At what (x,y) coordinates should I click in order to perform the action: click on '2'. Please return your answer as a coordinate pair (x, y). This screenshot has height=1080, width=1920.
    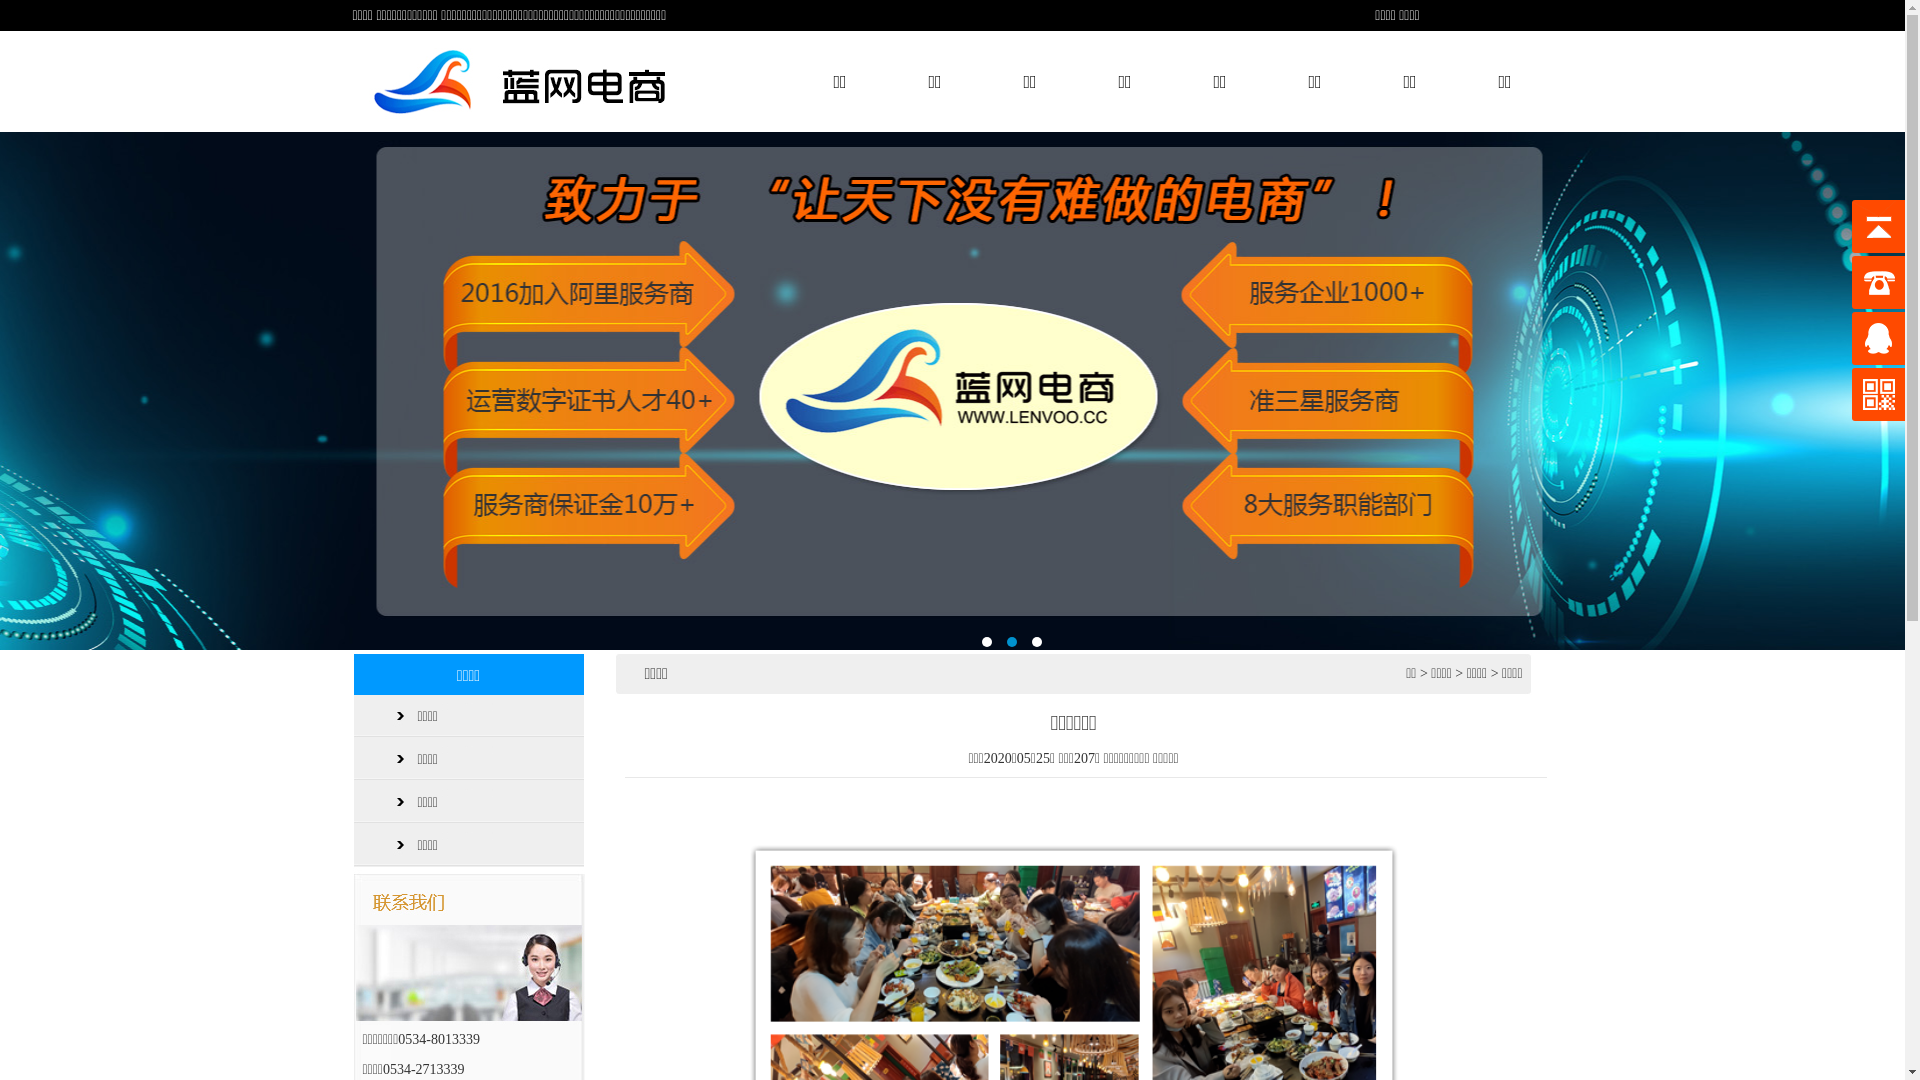
    Looking at the image, I should click on (1006, 641).